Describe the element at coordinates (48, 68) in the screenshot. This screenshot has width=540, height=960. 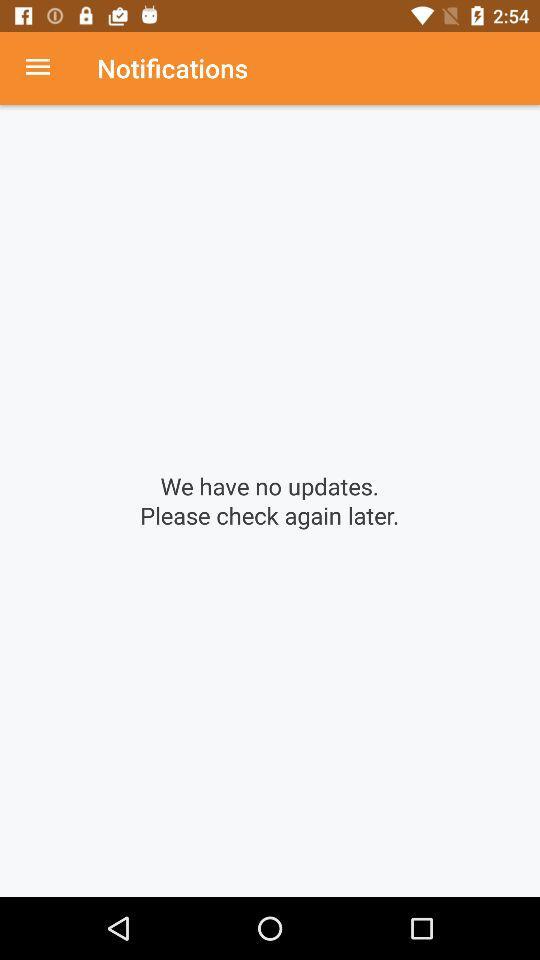
I see `click for dropdown box` at that location.